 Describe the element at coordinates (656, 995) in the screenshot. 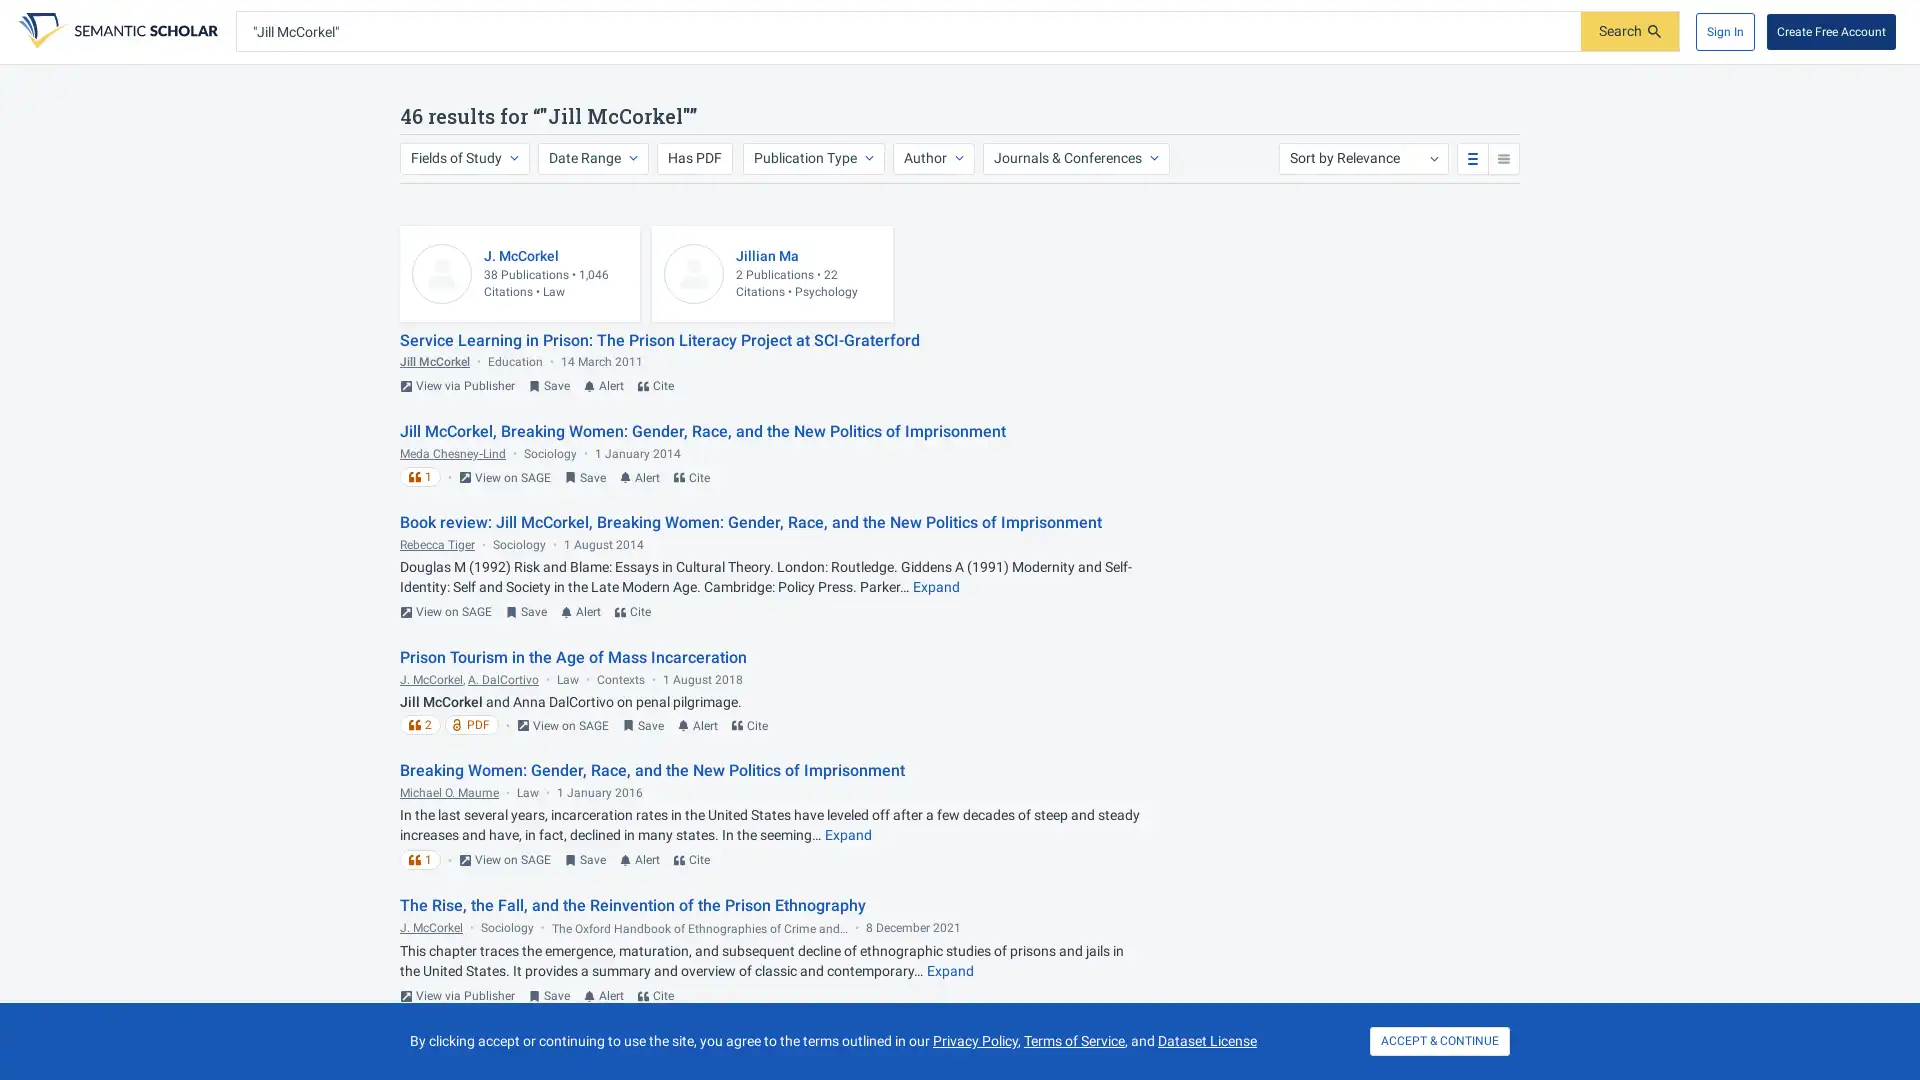

I see `Cite this paper` at that location.